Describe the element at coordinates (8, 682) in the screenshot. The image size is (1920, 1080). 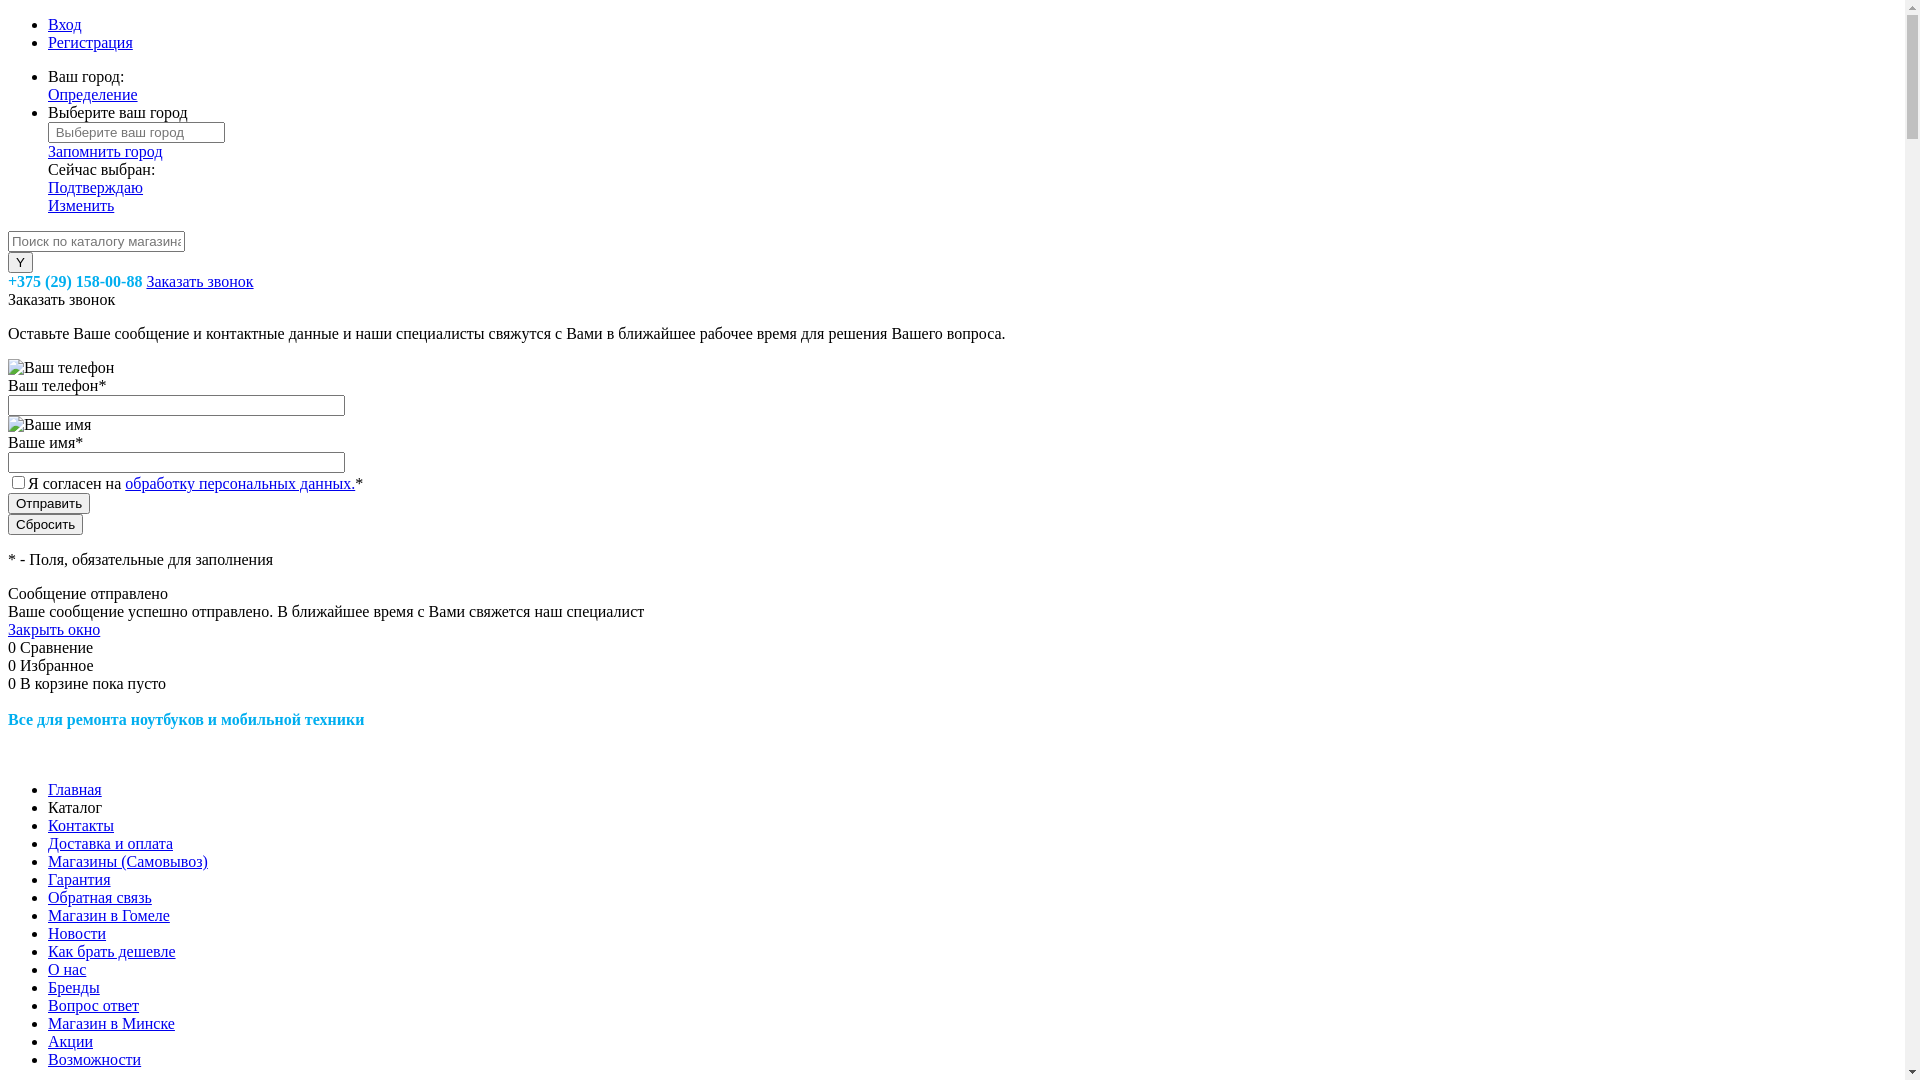
I see `'0'` at that location.